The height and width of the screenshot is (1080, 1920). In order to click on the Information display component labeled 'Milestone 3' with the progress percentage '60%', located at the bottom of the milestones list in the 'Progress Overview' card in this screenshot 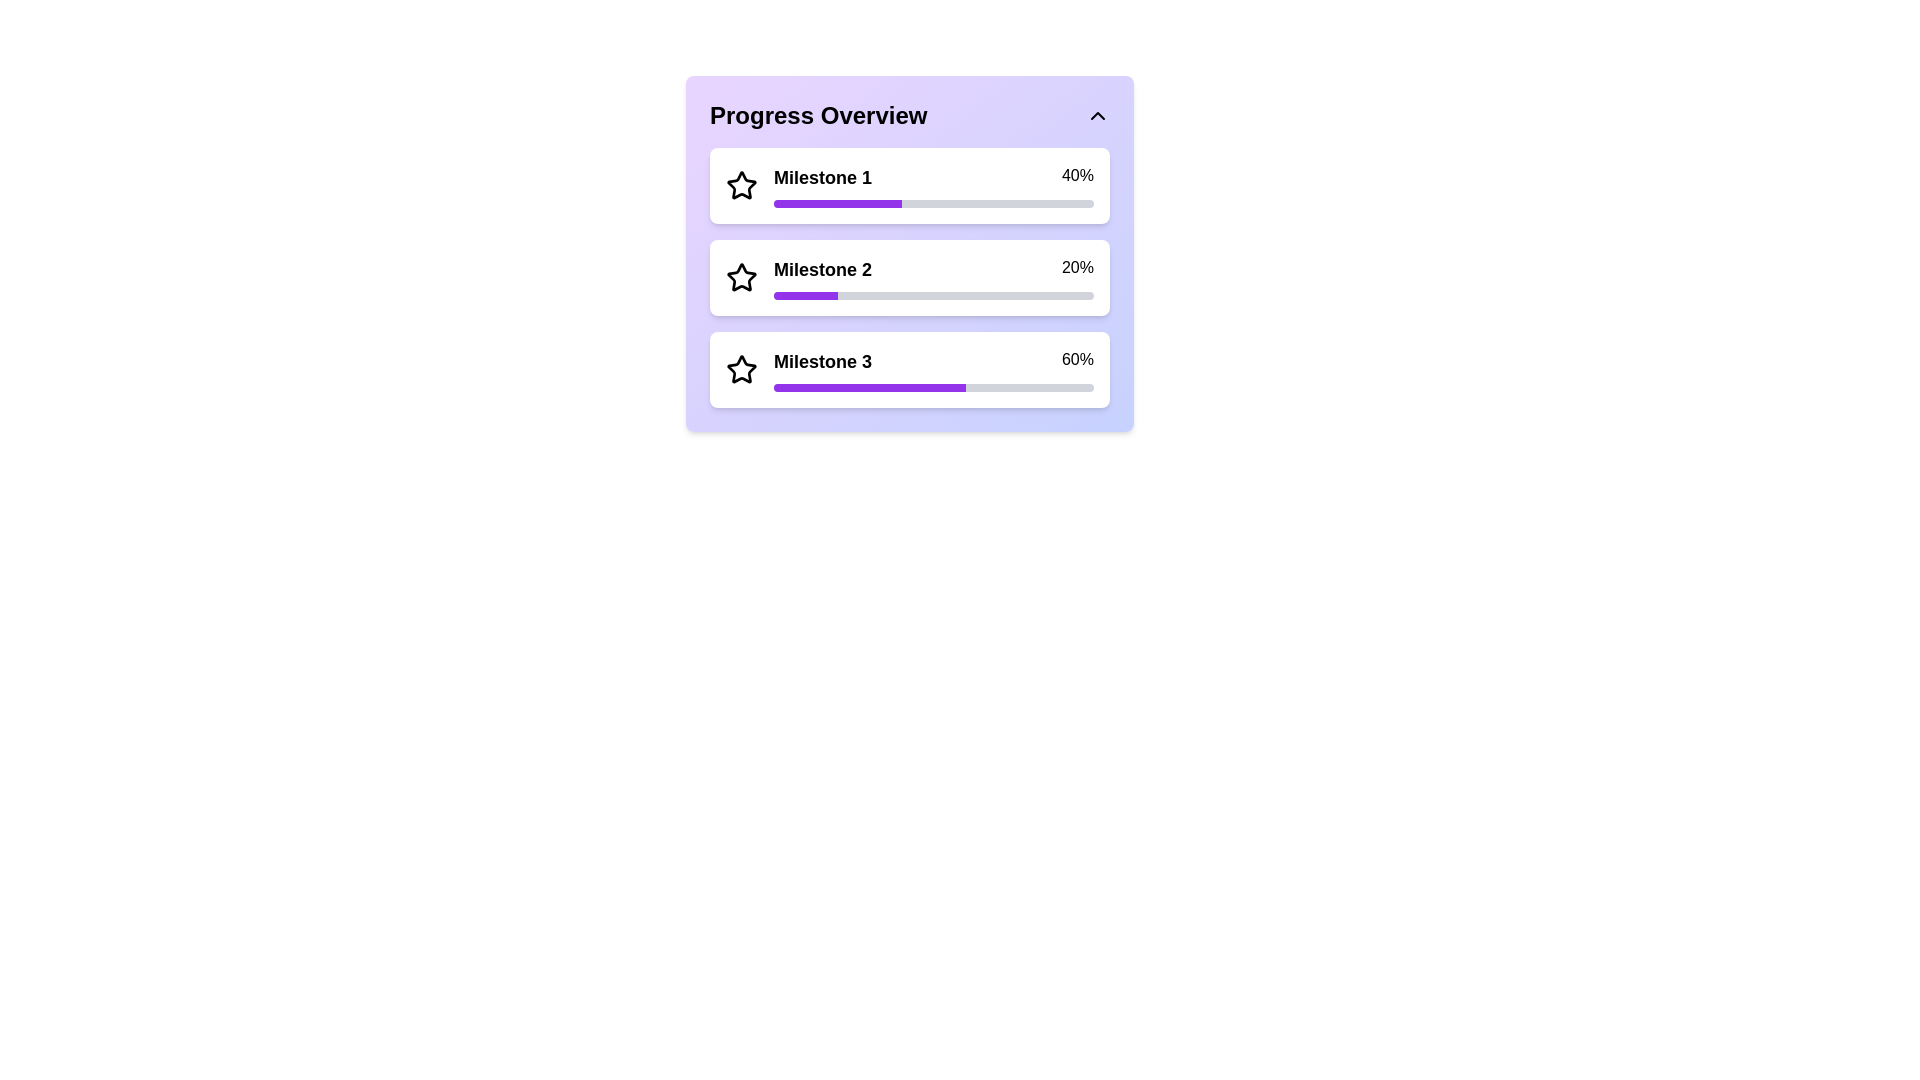, I will do `click(933, 362)`.